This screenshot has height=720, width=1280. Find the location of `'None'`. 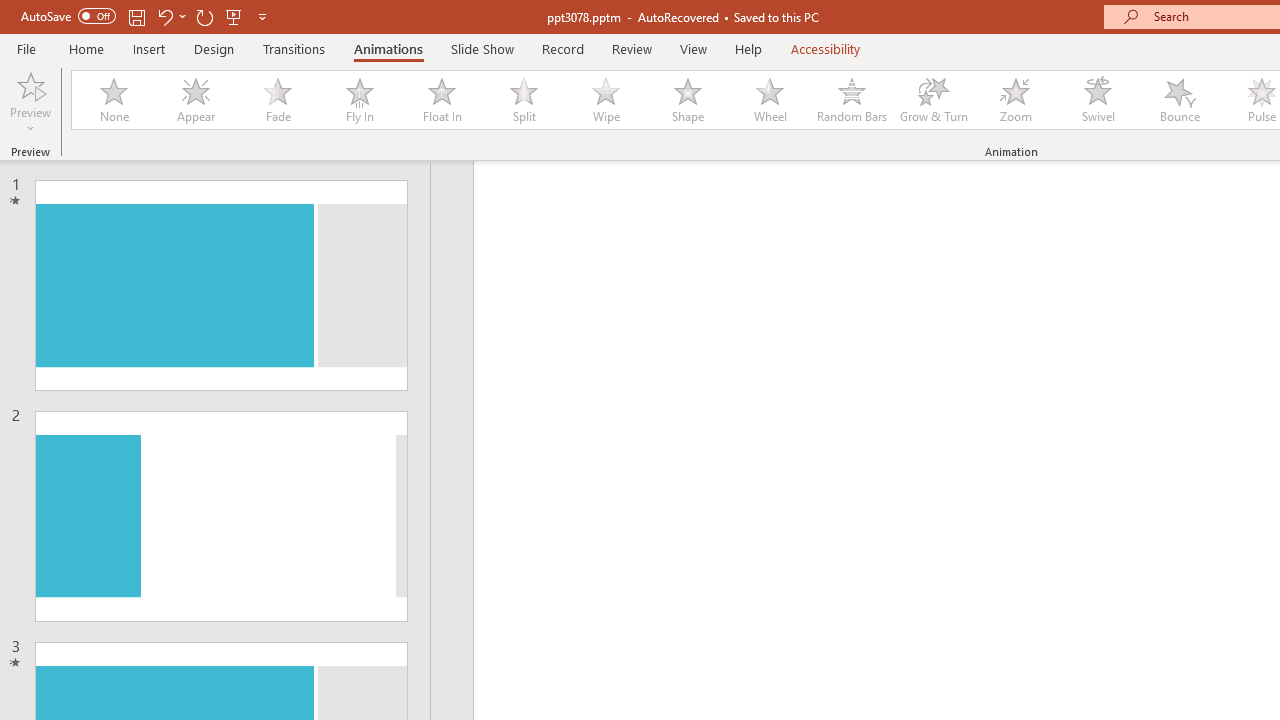

'None' is located at coordinates (112, 100).